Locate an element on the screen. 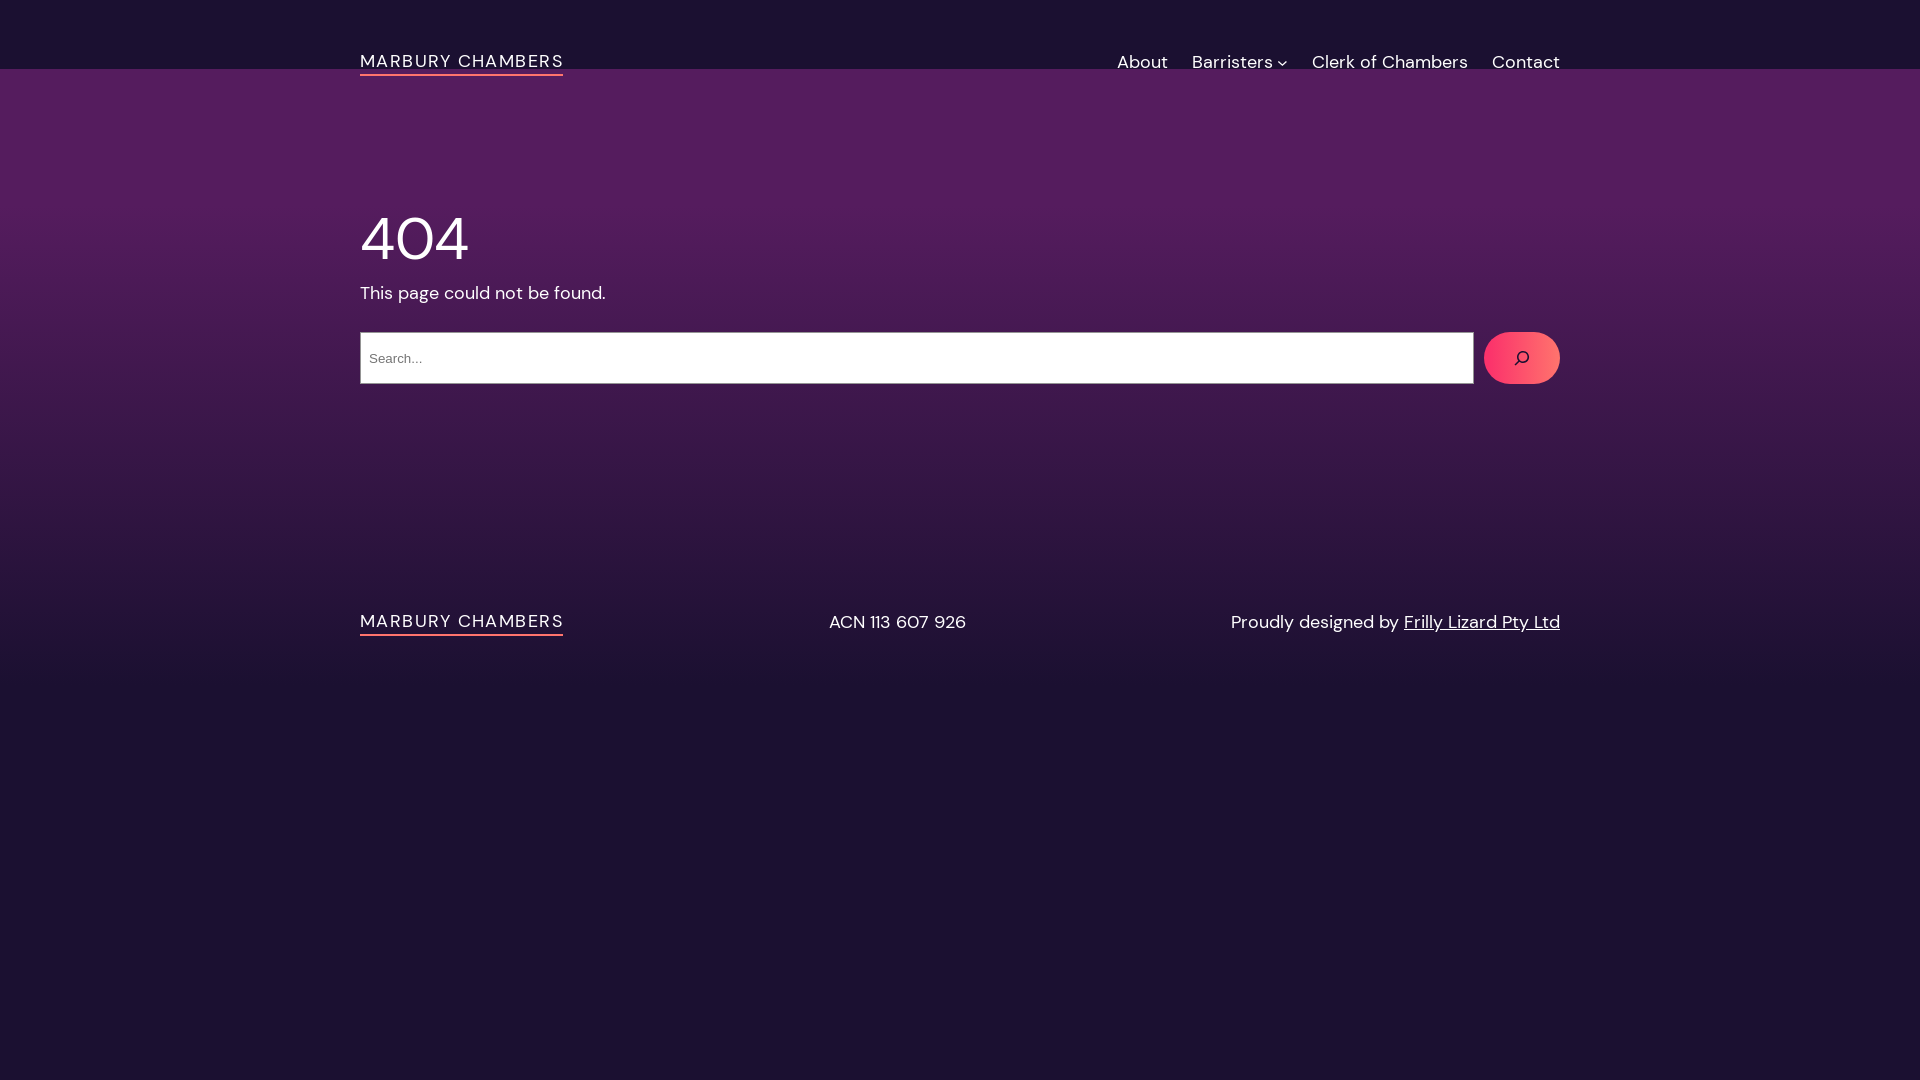 The width and height of the screenshot is (1920, 1080). 'About' is located at coordinates (1142, 61).